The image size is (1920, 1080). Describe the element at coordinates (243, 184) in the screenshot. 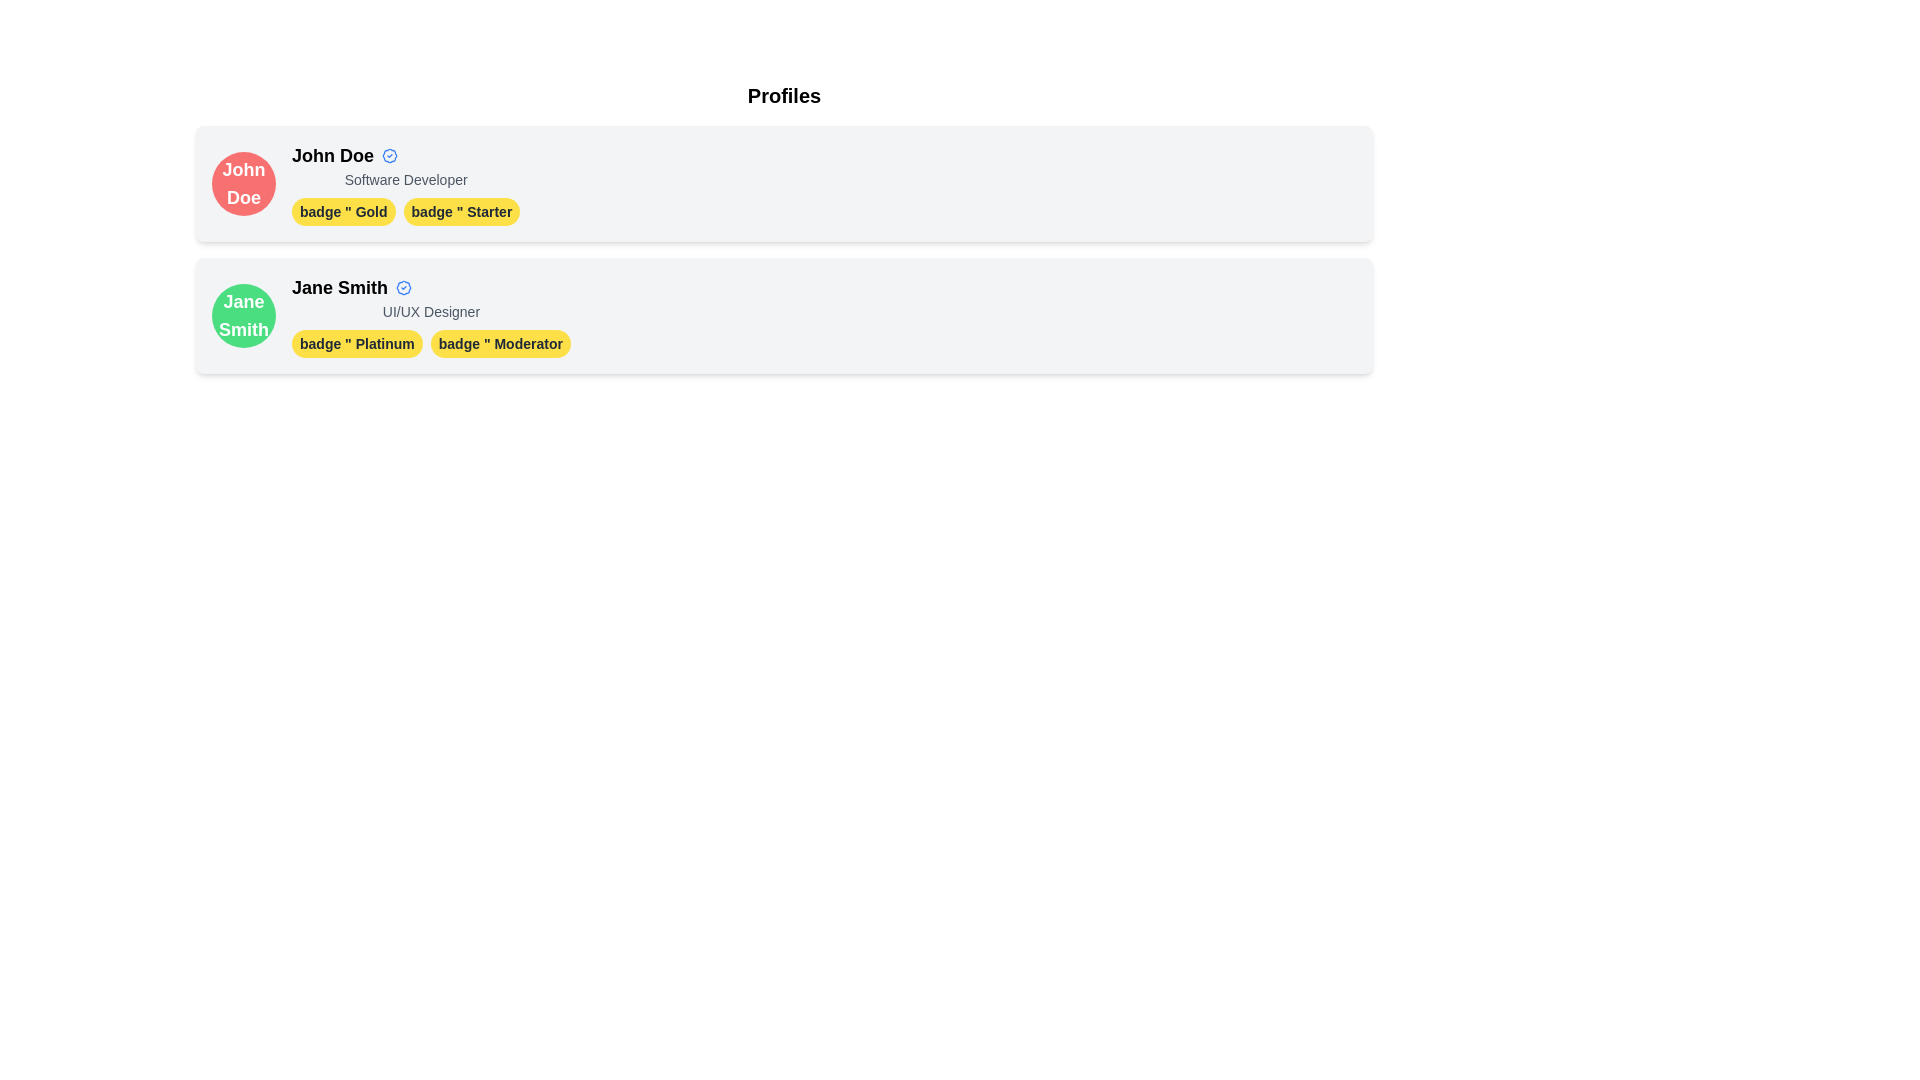

I see `the decorative graphical element or avatar for the individual named 'John Doe', which is located in the first profile card at the top-left corner of the card` at that location.